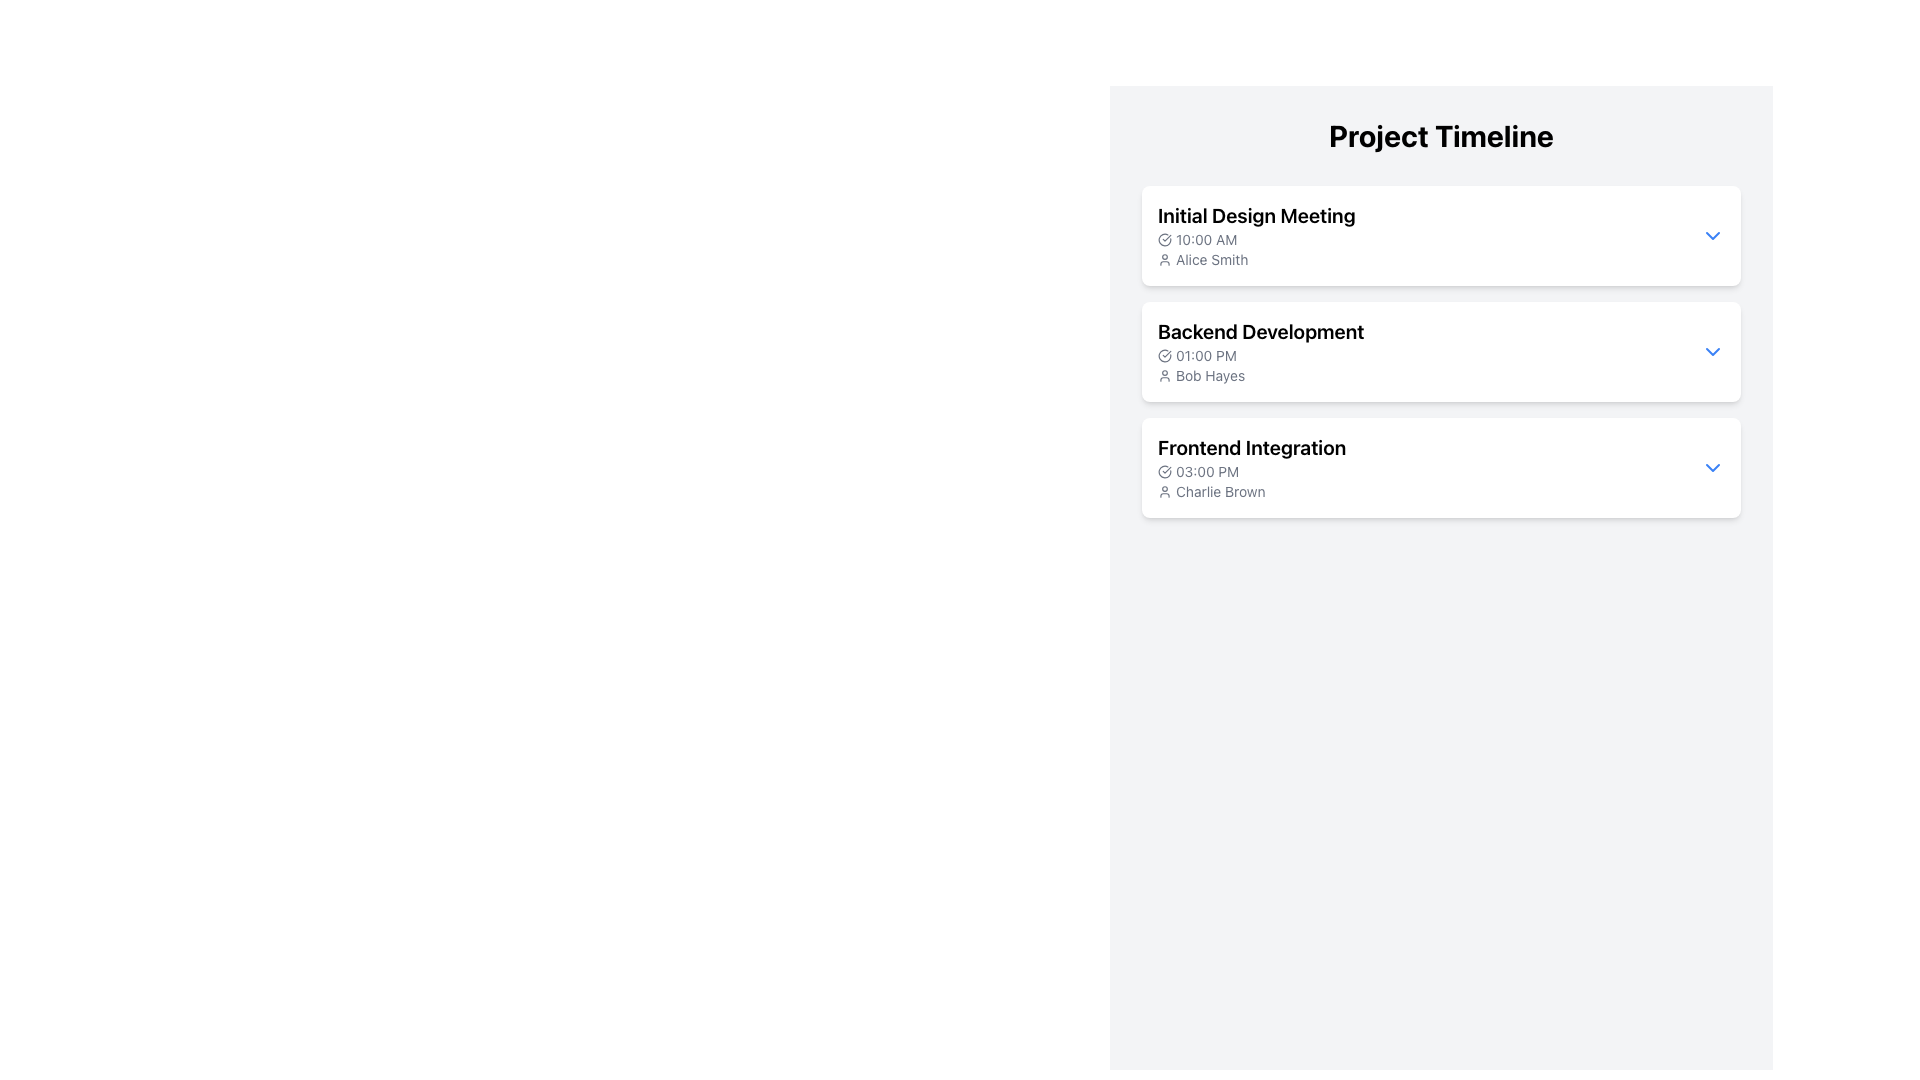 This screenshot has height=1080, width=1920. What do you see at coordinates (1712, 467) in the screenshot?
I see `the blue downward-pointing chevron button located at the far-right of the 'Frontend Integration' card` at bounding box center [1712, 467].